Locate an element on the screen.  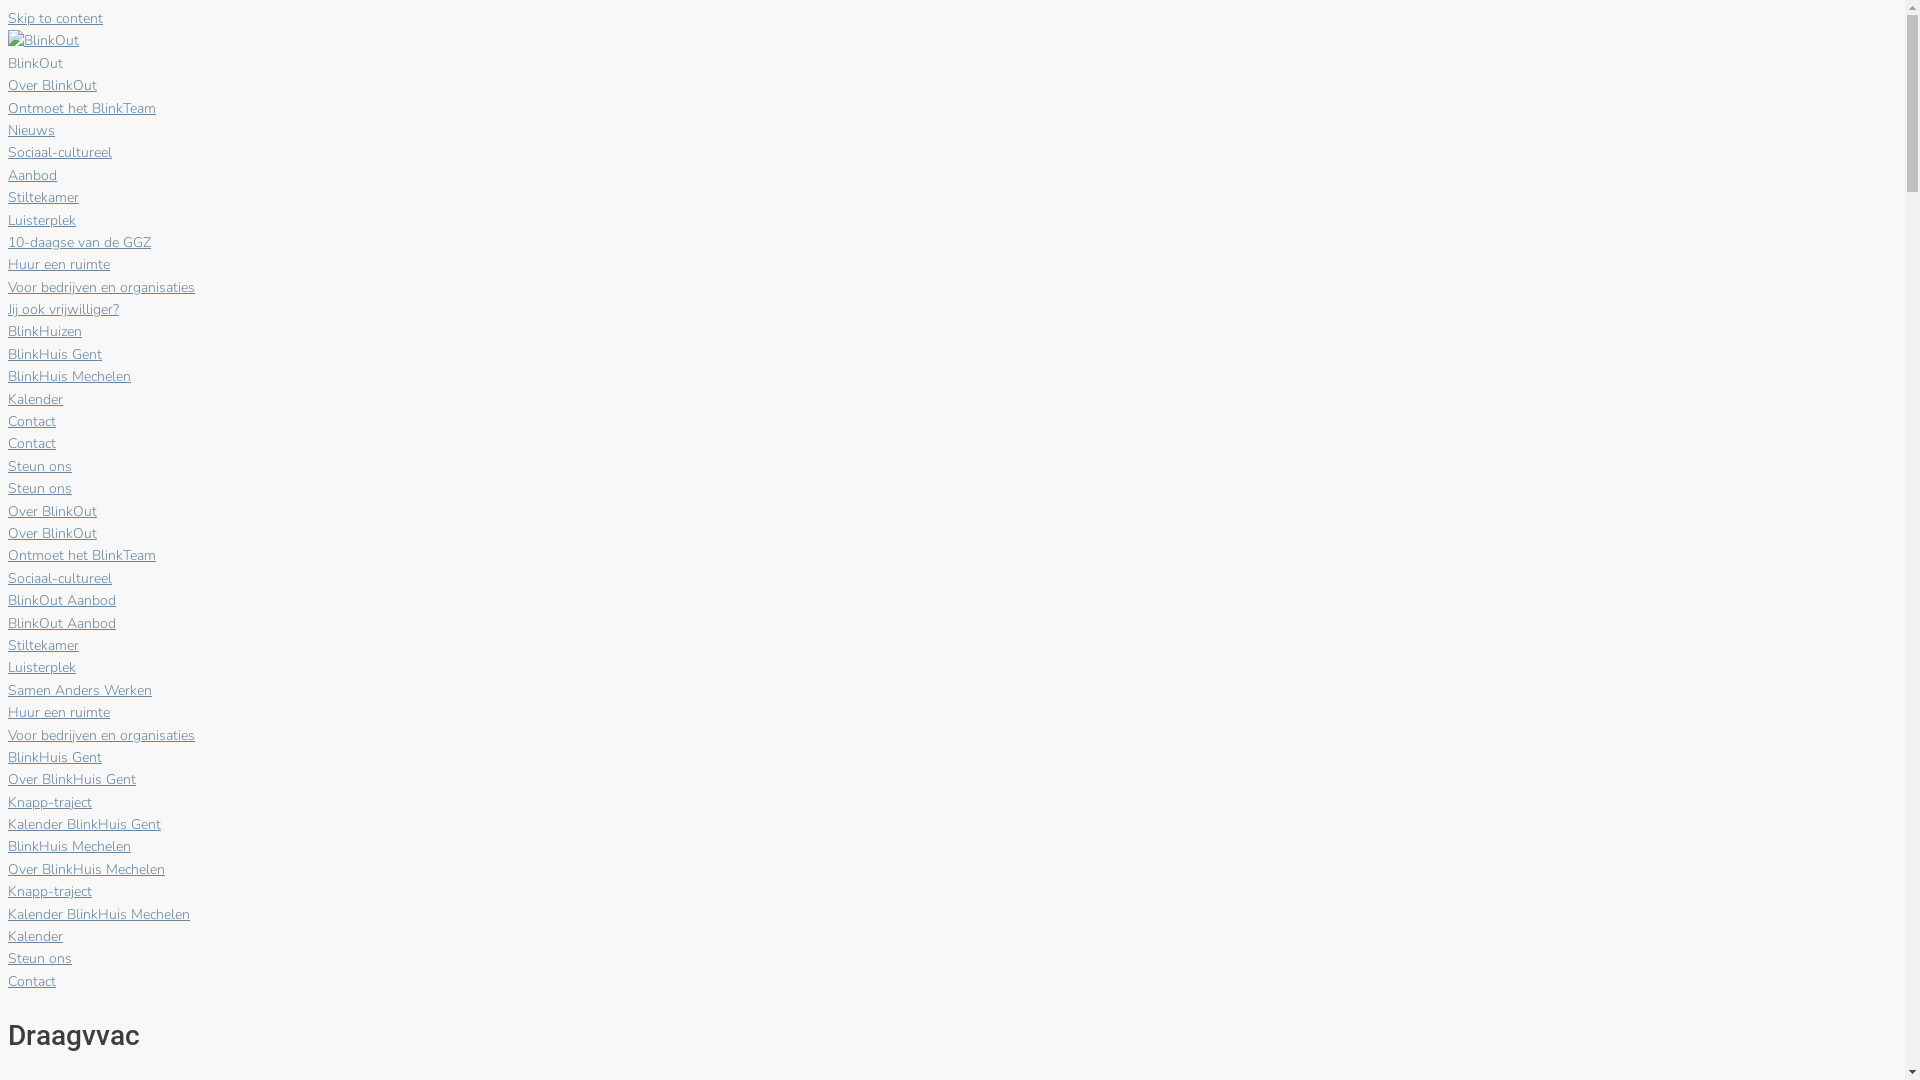
'Luisterplek' is located at coordinates (42, 220).